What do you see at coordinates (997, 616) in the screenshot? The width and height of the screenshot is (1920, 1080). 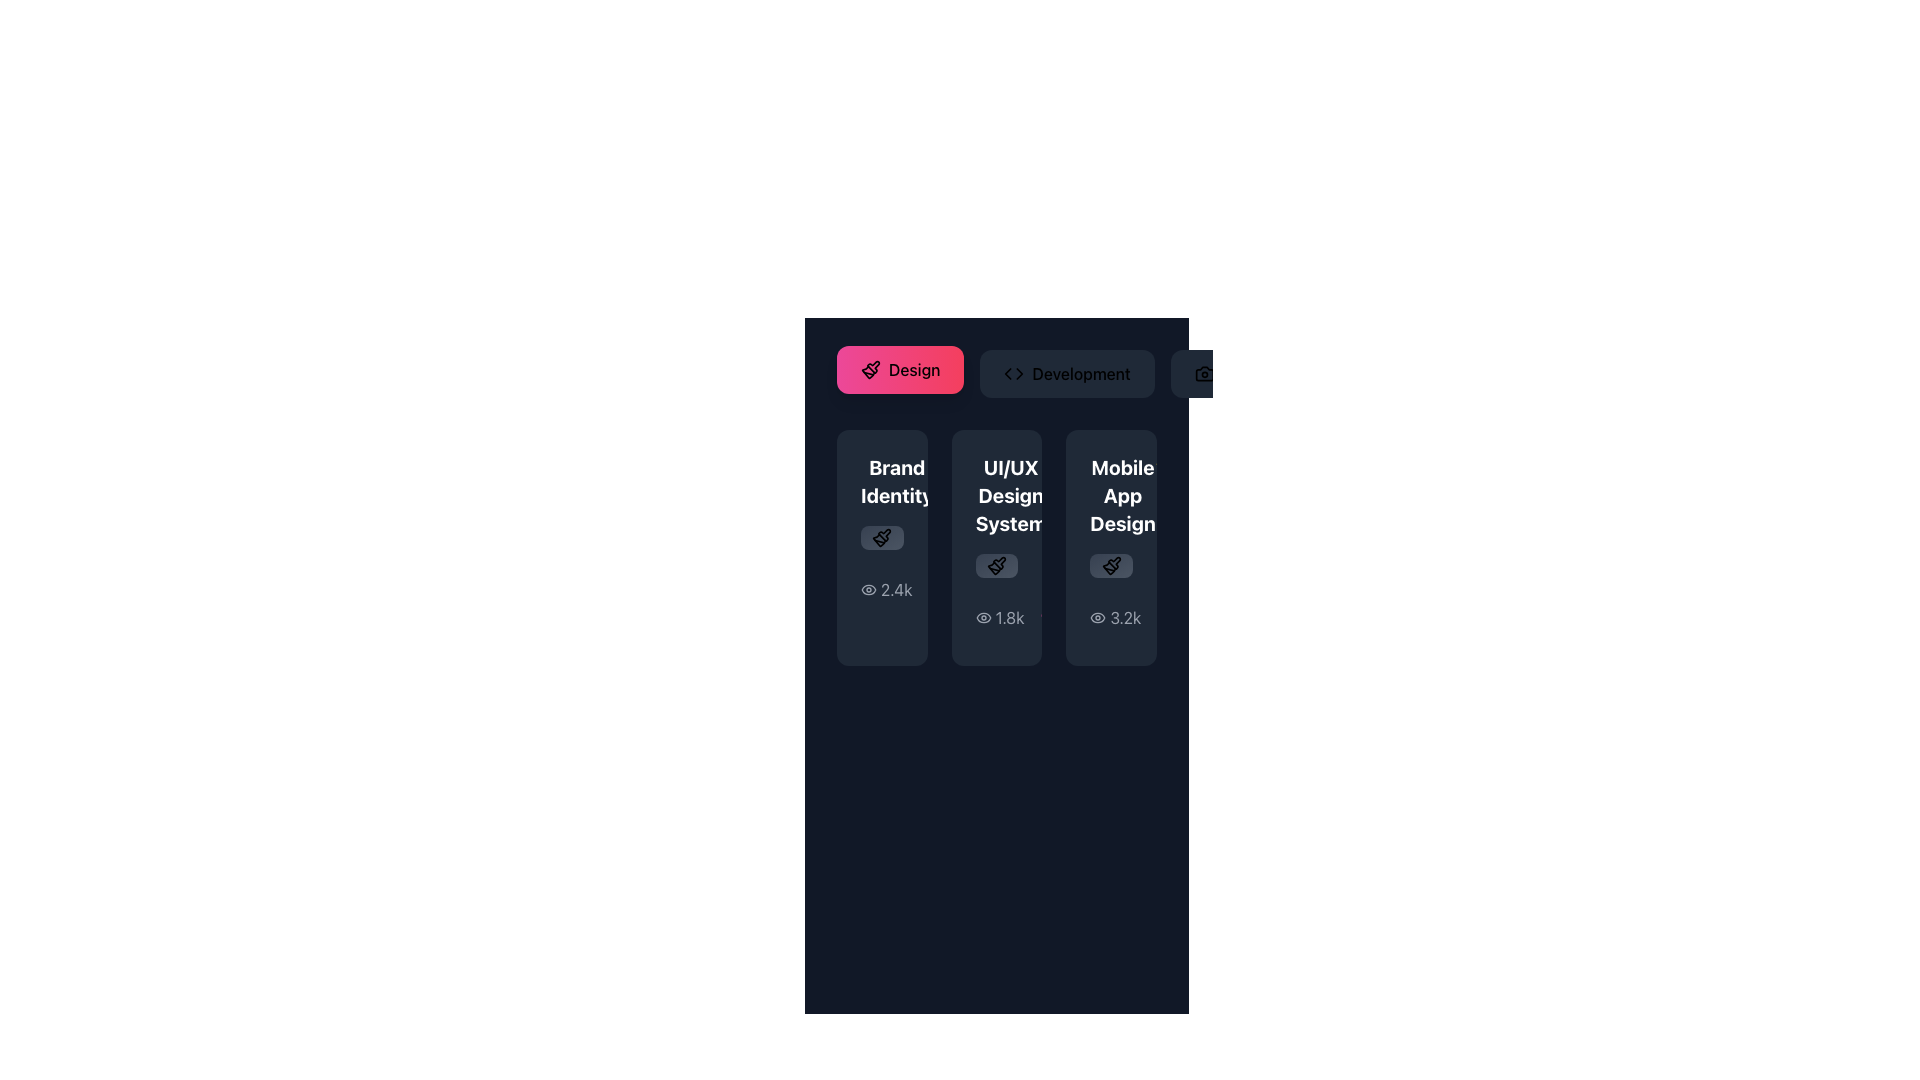 I see `the label that visually represents the view count for the 'UI/UX Design System' card, located at the bottom of the card near the icon and text` at bounding box center [997, 616].